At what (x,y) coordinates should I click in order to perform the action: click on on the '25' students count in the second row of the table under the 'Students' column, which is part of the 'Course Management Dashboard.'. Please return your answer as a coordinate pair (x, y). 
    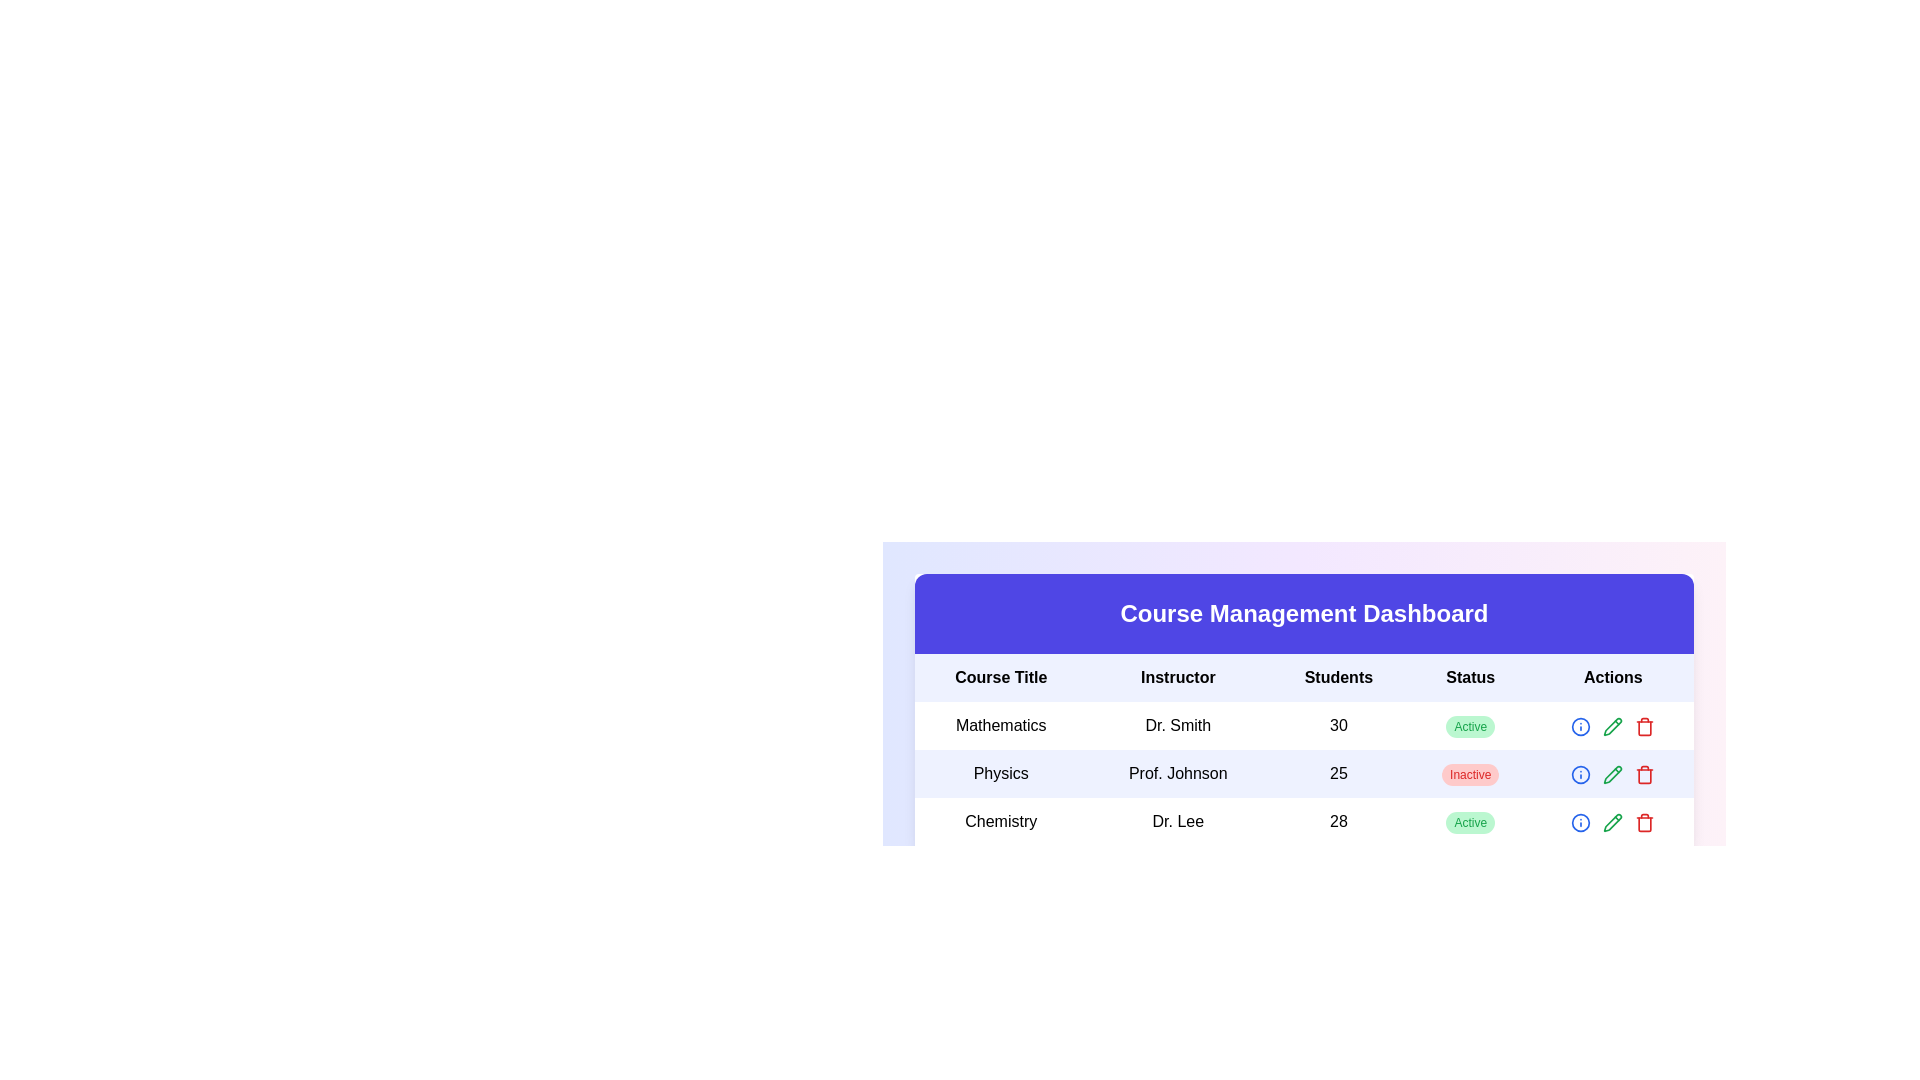
    Looking at the image, I should click on (1304, 749).